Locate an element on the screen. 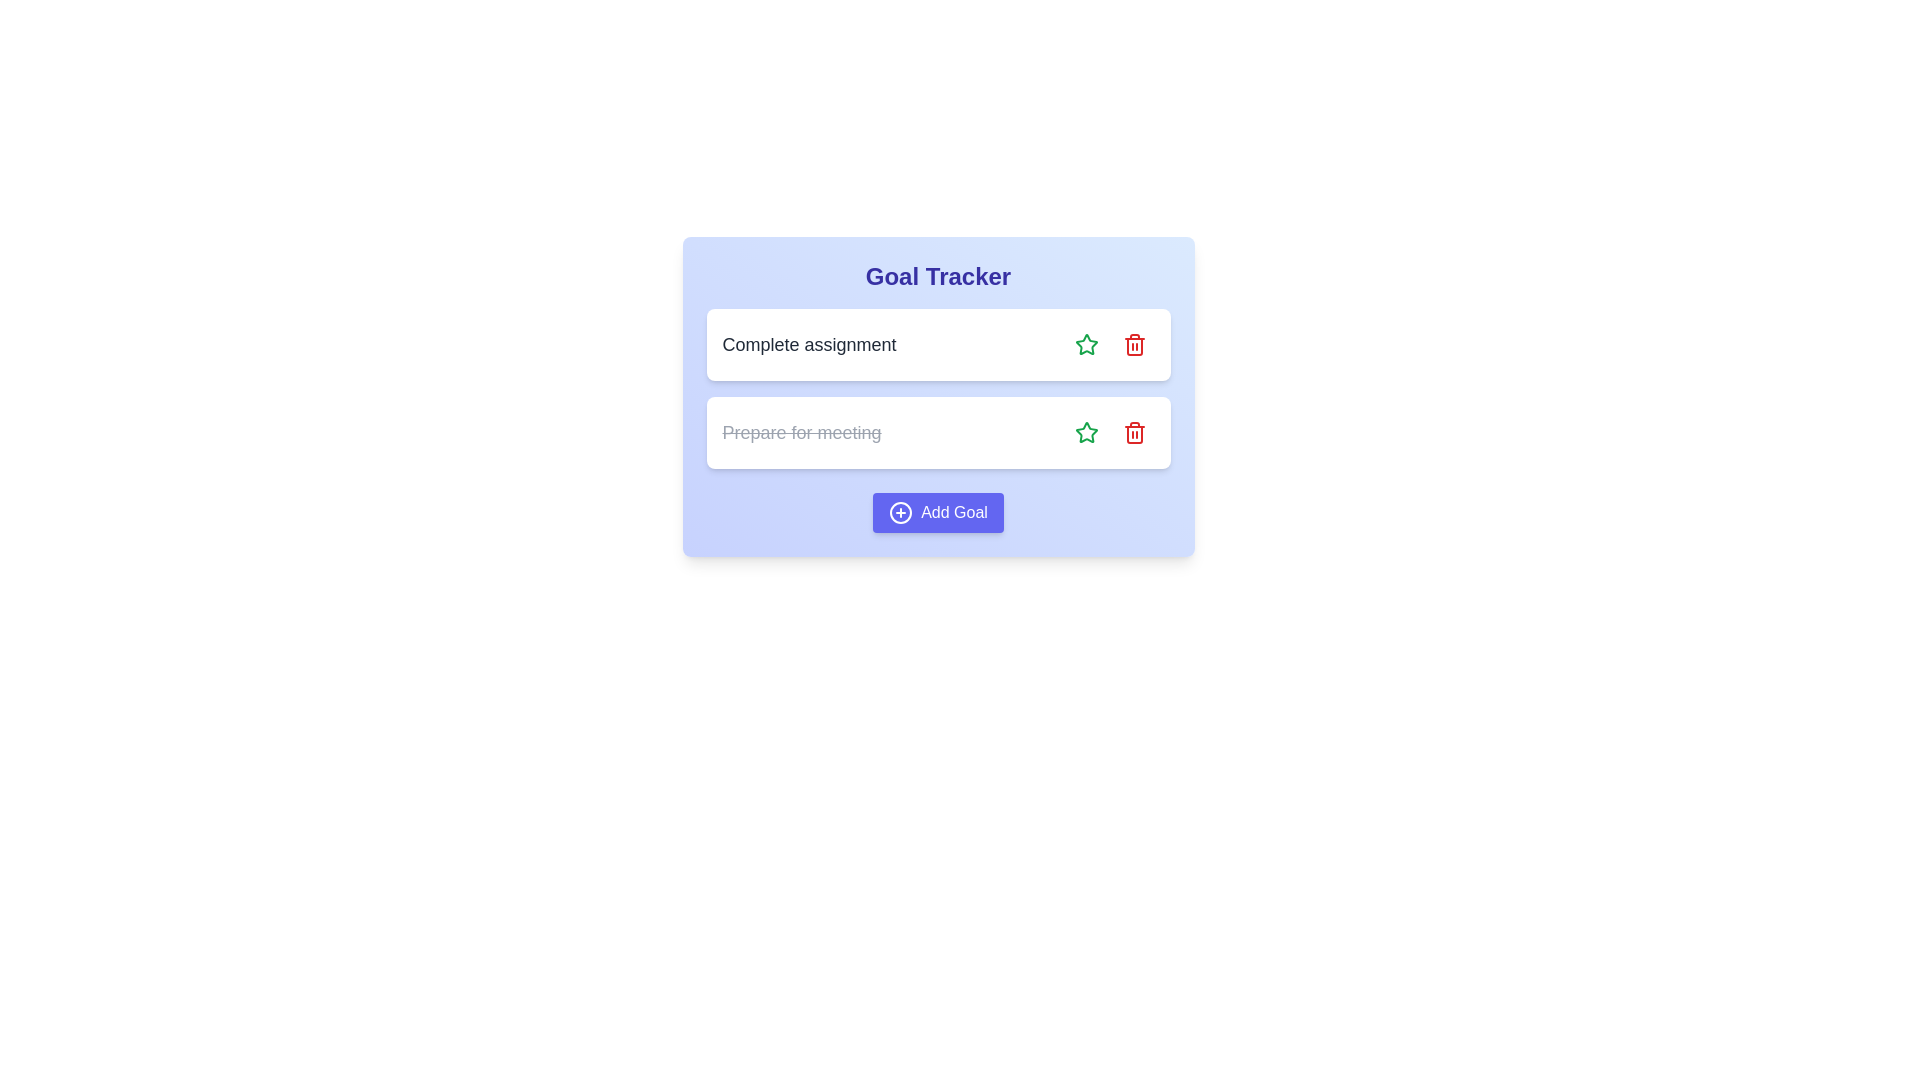 Image resolution: width=1920 pixels, height=1080 pixels. the 'Add Goal' button with a purple background and white text located at the bottom of the 'Goal Tracker' list is located at coordinates (937, 512).